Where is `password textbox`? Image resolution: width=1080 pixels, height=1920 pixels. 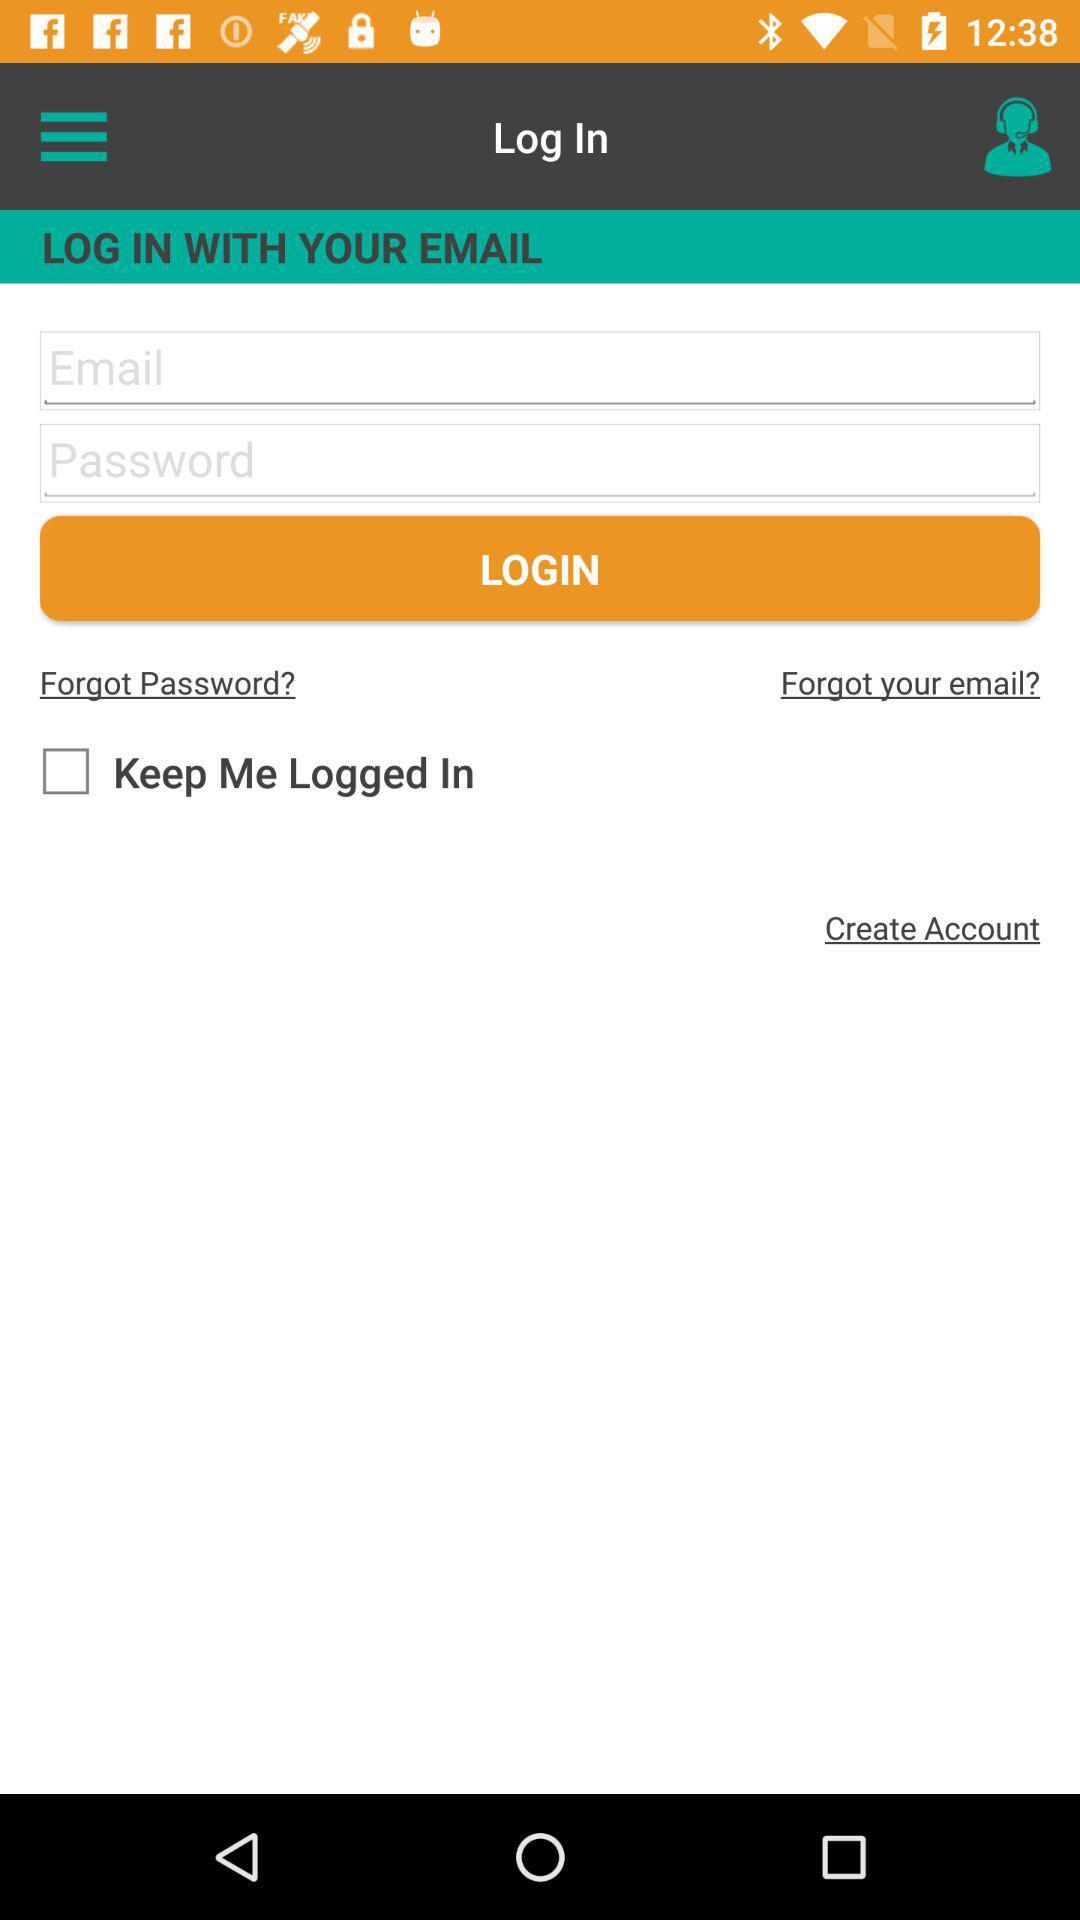 password textbox is located at coordinates (540, 462).